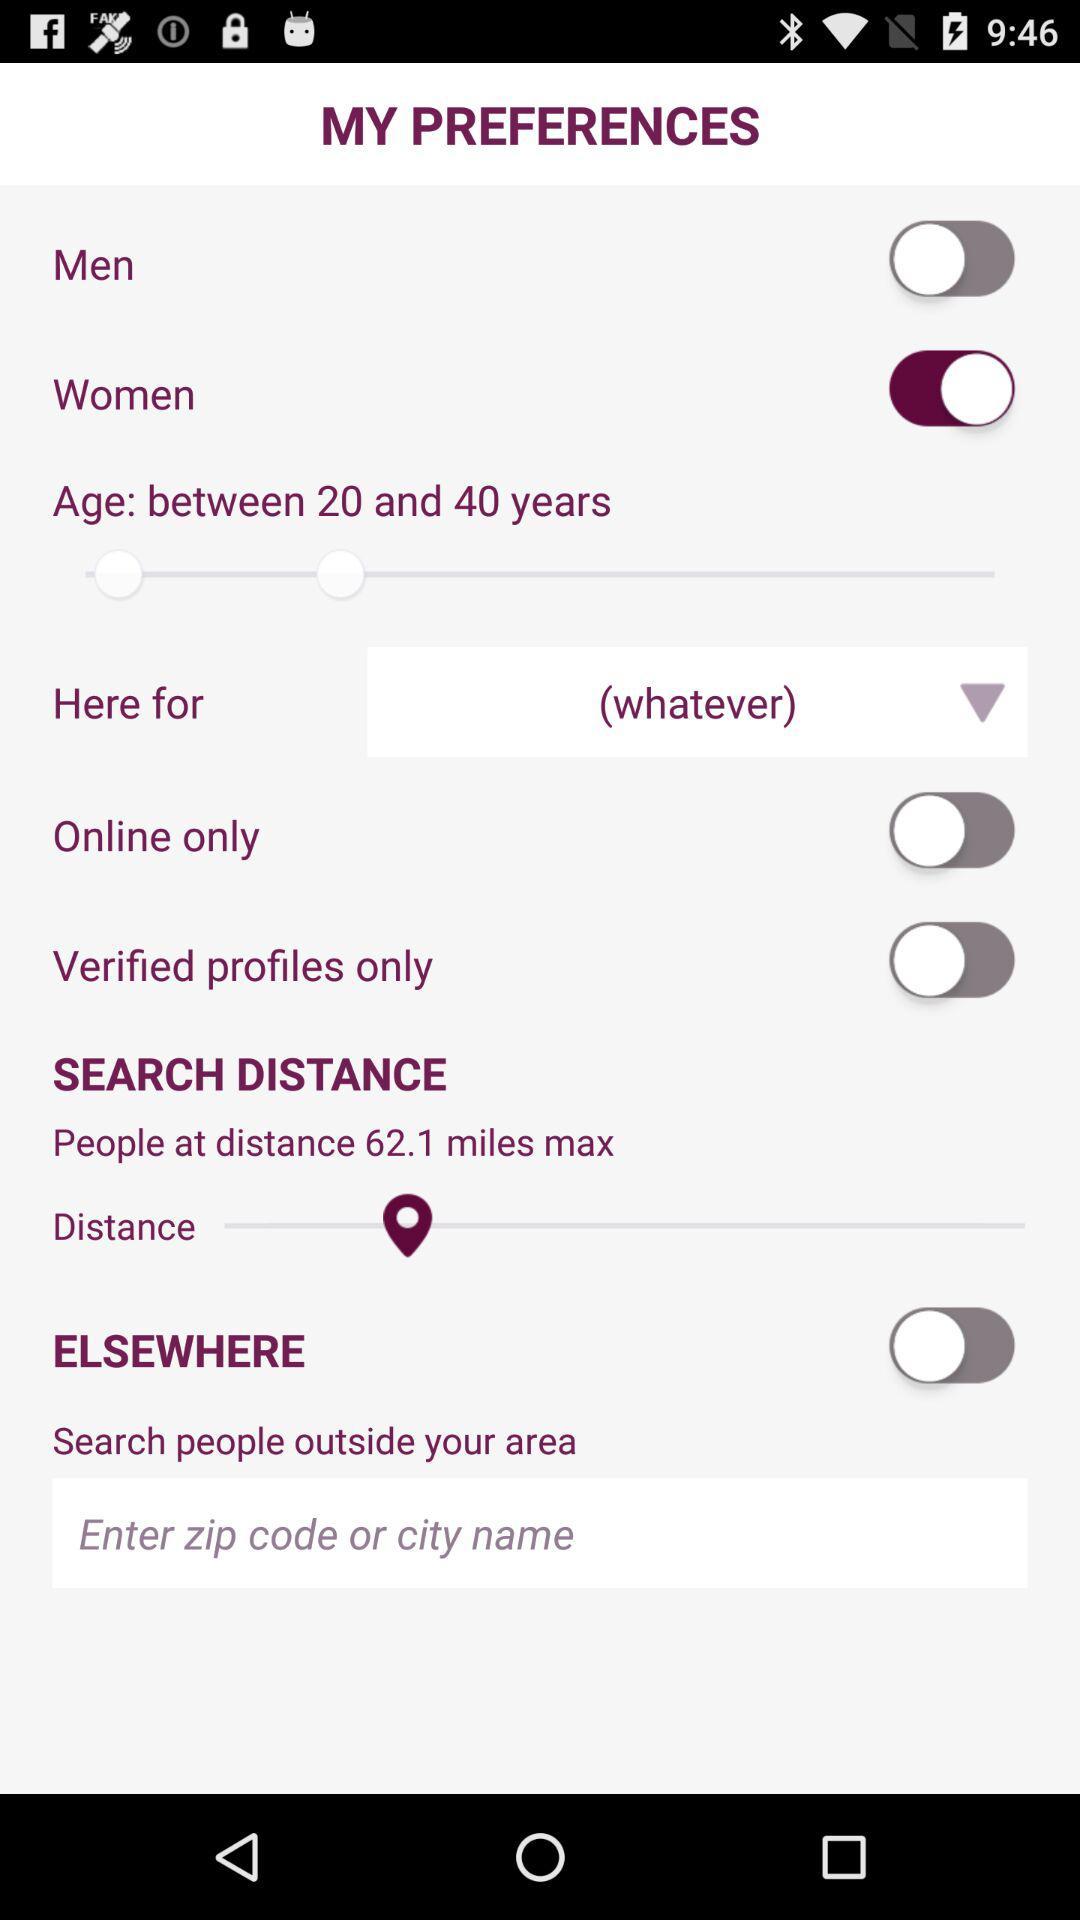 The height and width of the screenshot is (1920, 1080). I want to click on the app above the search distance, so click(952, 964).